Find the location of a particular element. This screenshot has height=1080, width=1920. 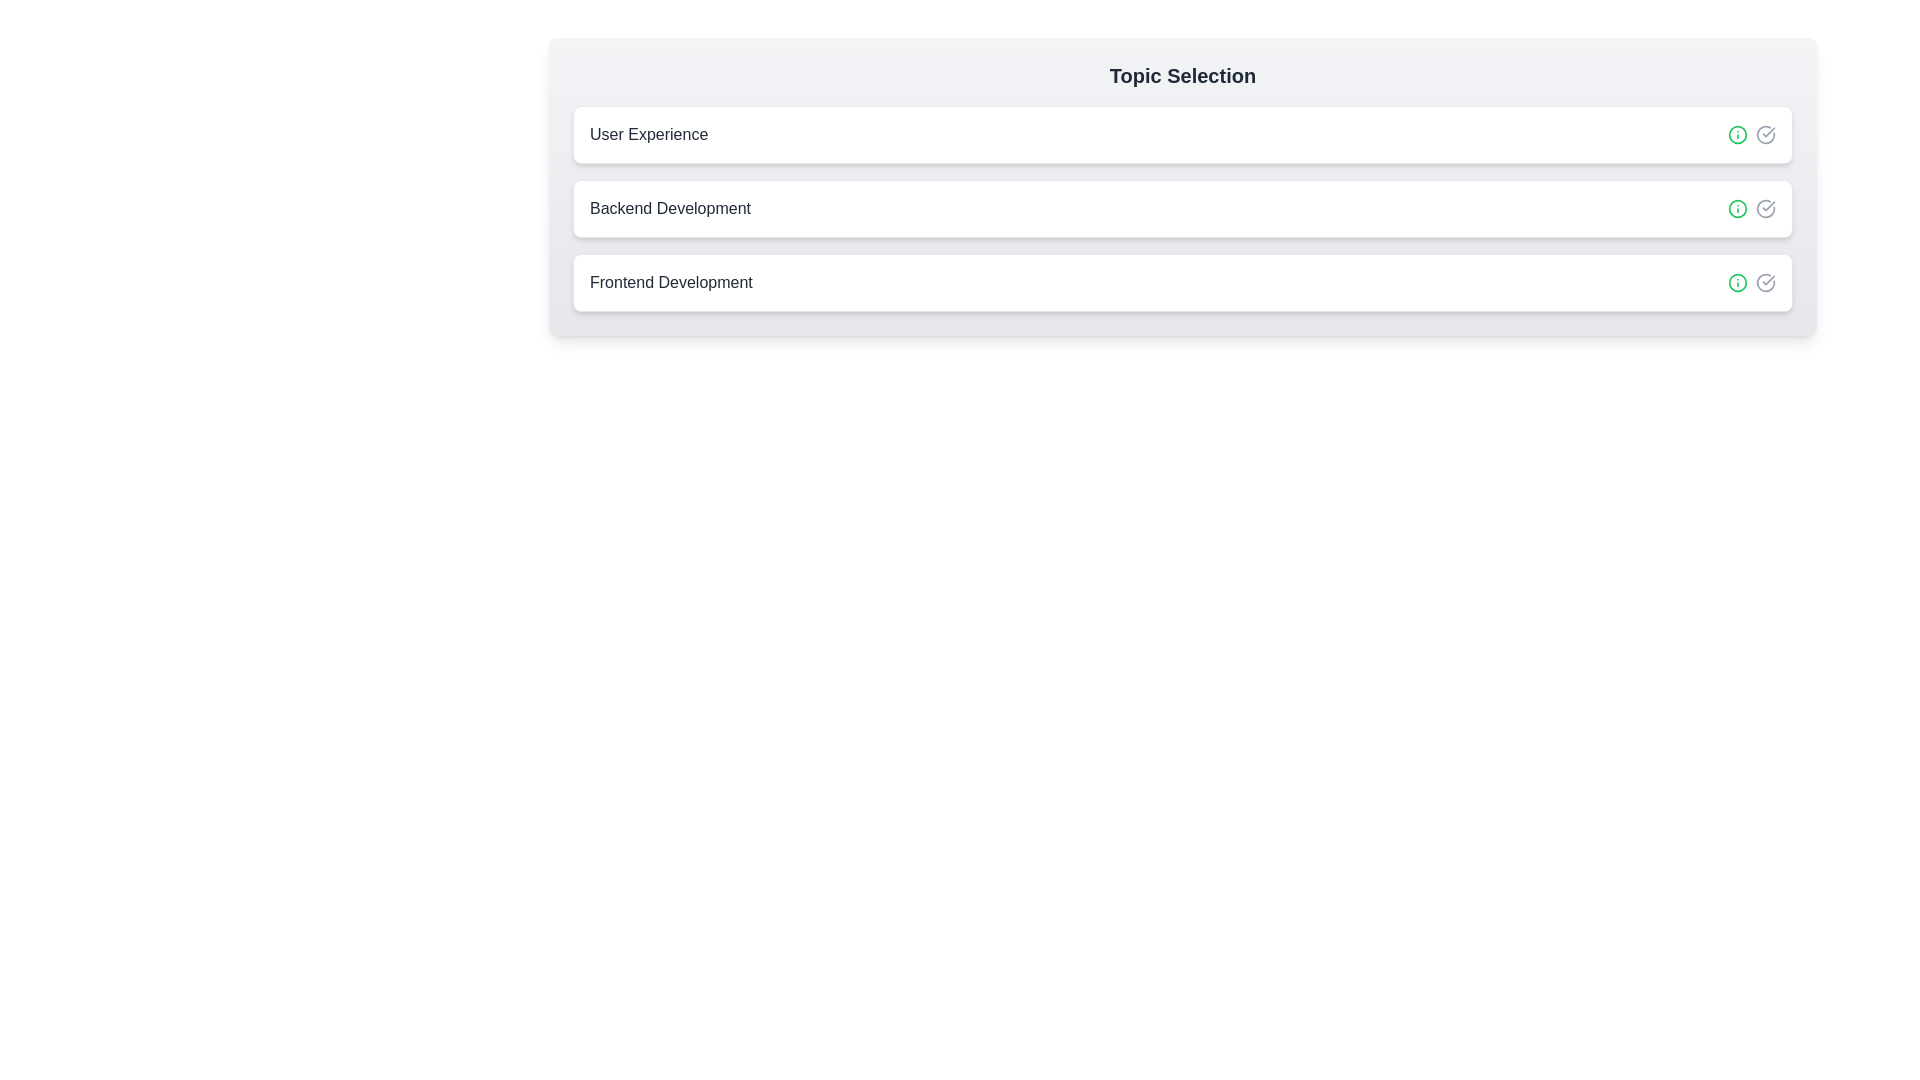

the chip labeled 'Backend Development' to observe the hover effect is located at coordinates (1182, 208).